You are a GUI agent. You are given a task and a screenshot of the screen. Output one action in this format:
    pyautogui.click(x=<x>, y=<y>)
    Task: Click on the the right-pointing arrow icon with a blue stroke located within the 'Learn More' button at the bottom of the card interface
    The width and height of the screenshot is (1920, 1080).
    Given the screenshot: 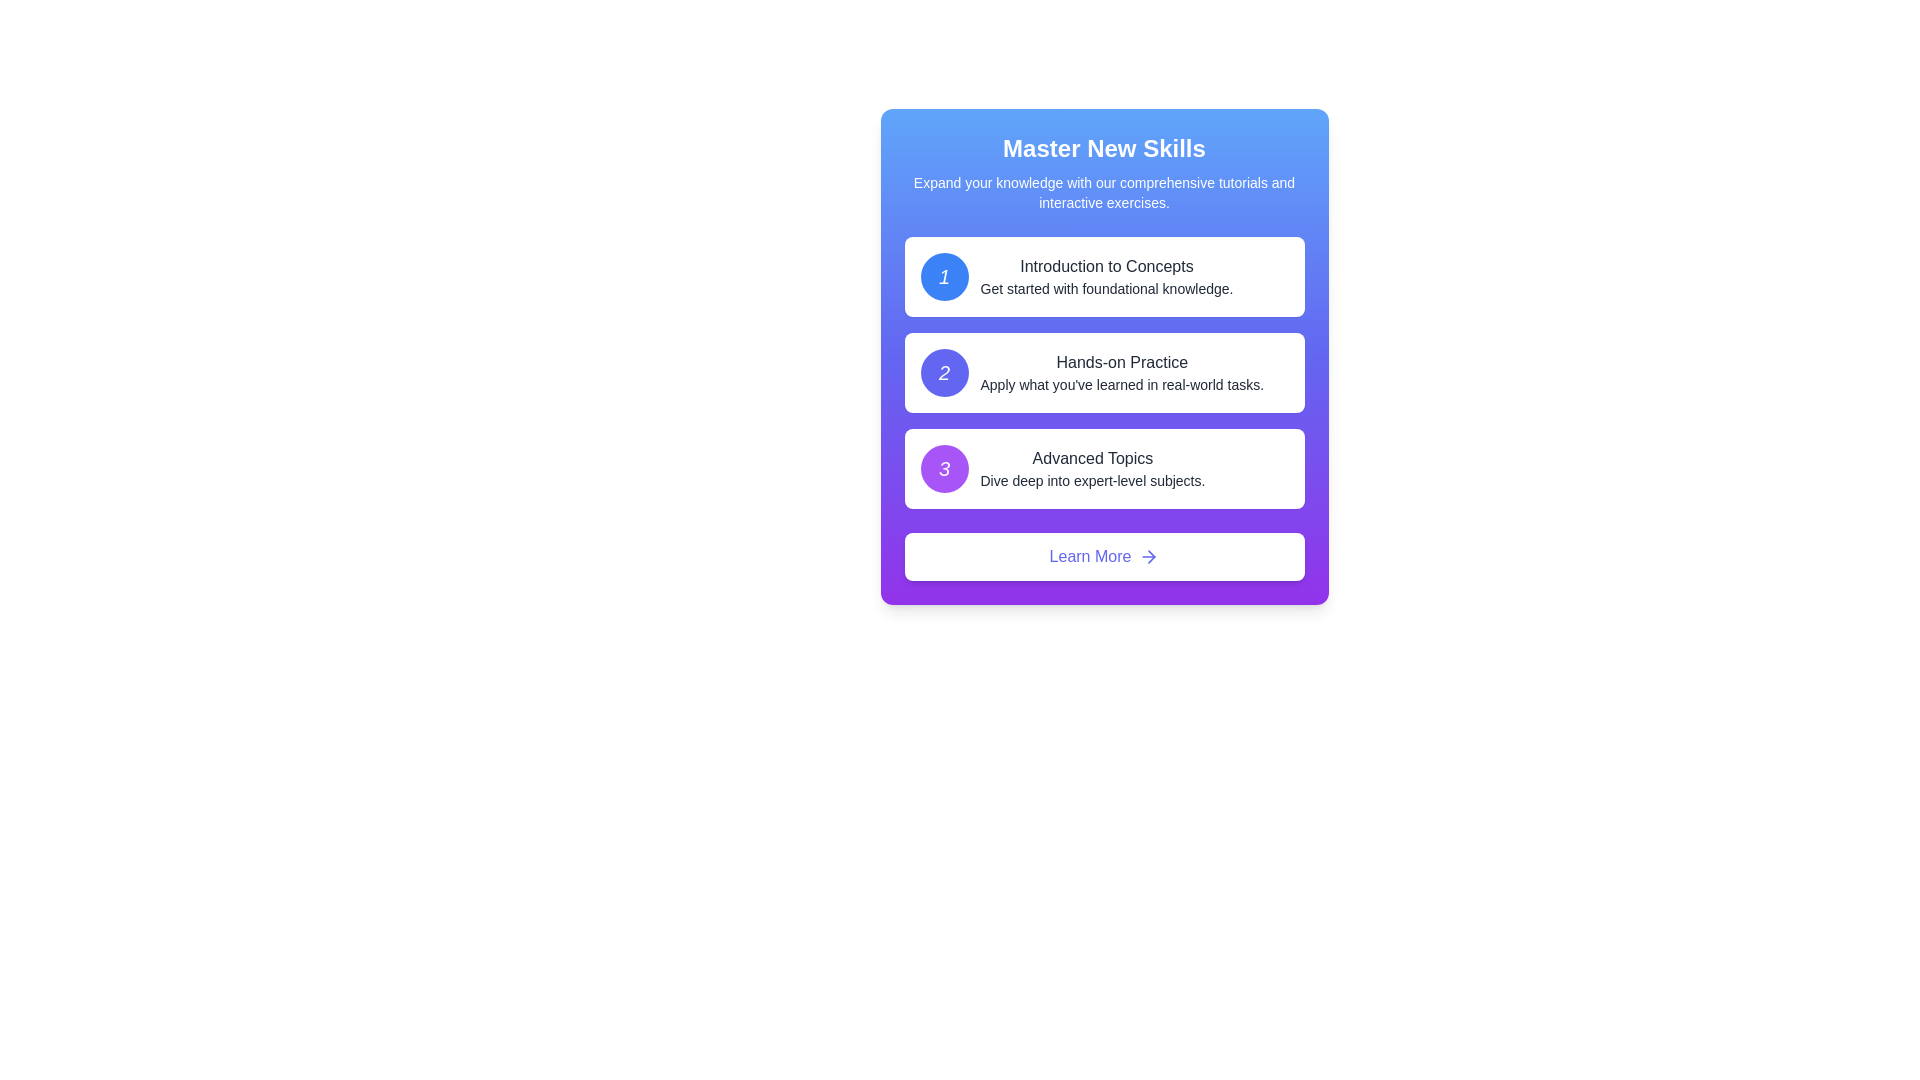 What is the action you would take?
    pyautogui.click(x=1149, y=556)
    